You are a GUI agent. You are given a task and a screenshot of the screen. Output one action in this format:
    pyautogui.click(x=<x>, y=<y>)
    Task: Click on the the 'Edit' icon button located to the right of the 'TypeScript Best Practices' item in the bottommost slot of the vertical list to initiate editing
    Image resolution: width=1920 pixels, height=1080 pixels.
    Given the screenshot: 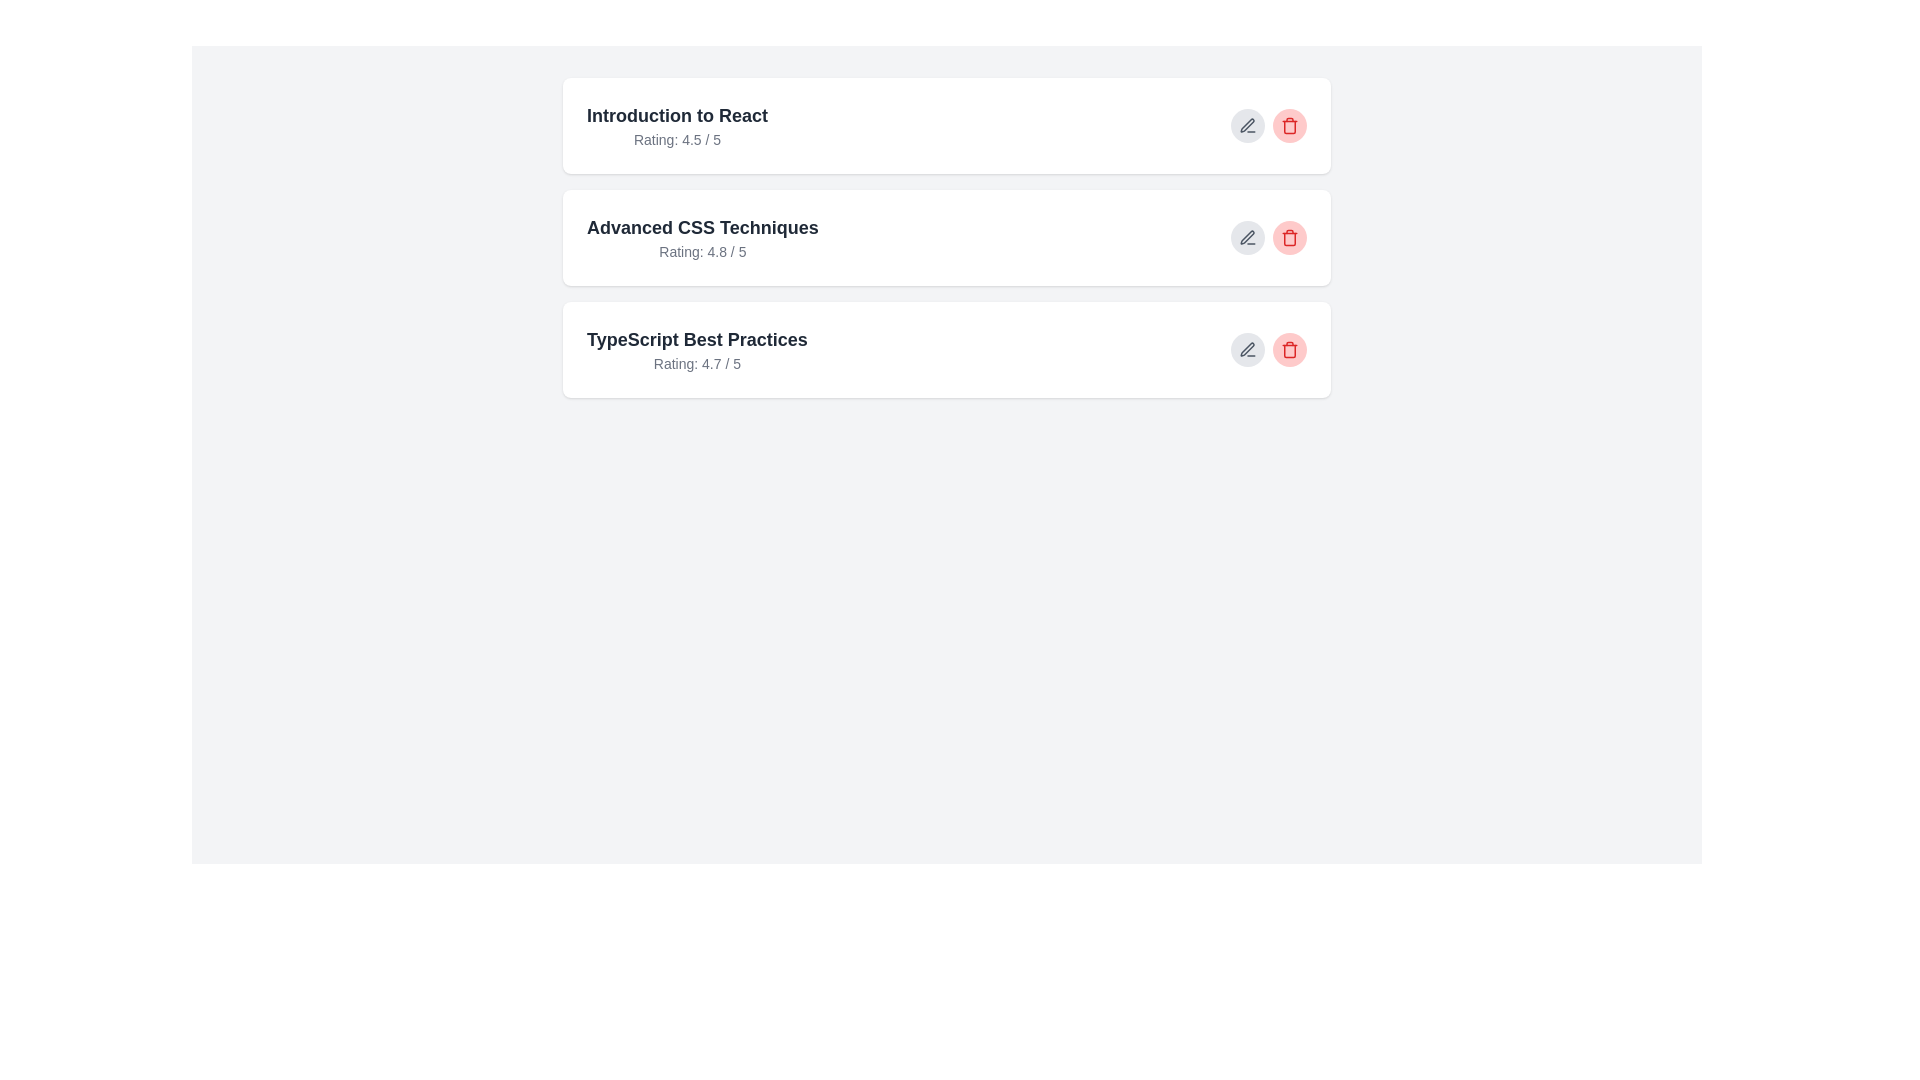 What is the action you would take?
    pyautogui.click(x=1247, y=349)
    